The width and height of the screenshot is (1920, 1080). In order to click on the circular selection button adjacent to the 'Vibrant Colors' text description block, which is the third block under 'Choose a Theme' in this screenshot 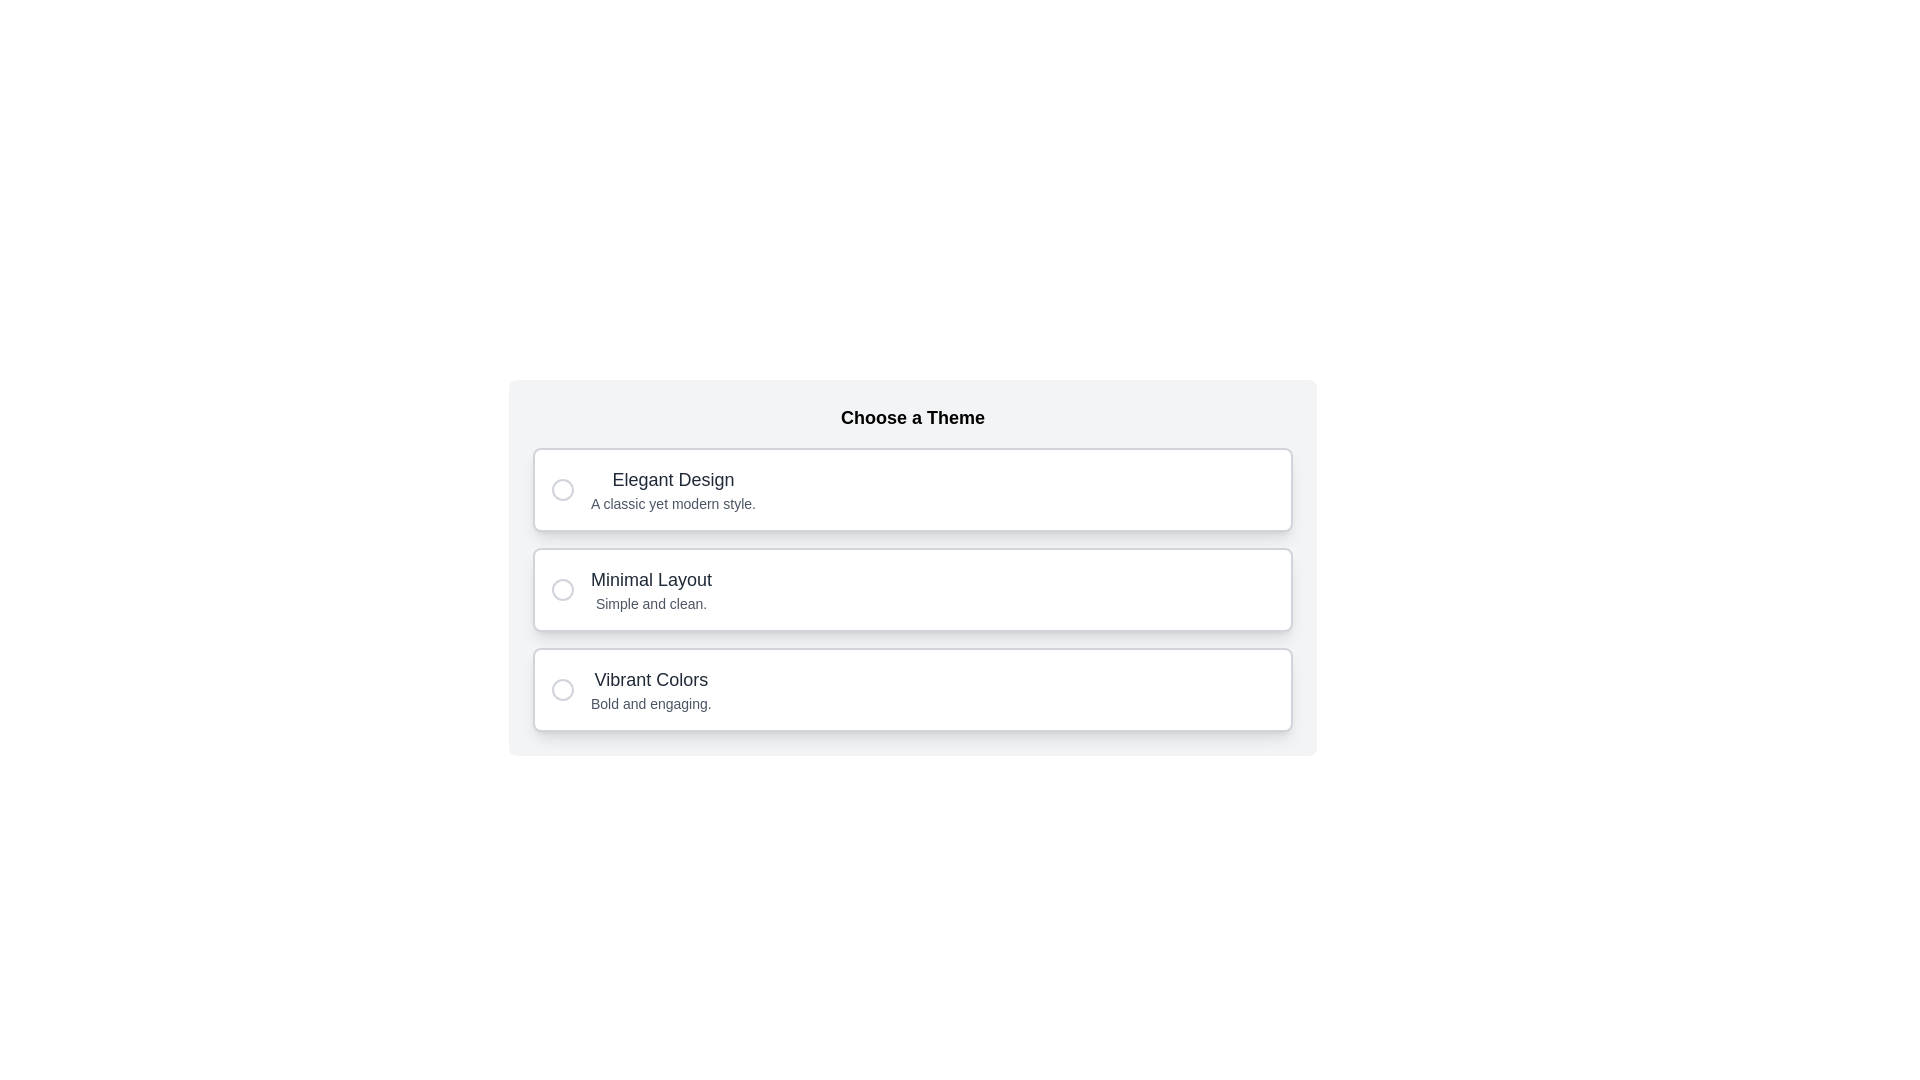, I will do `click(651, 689)`.